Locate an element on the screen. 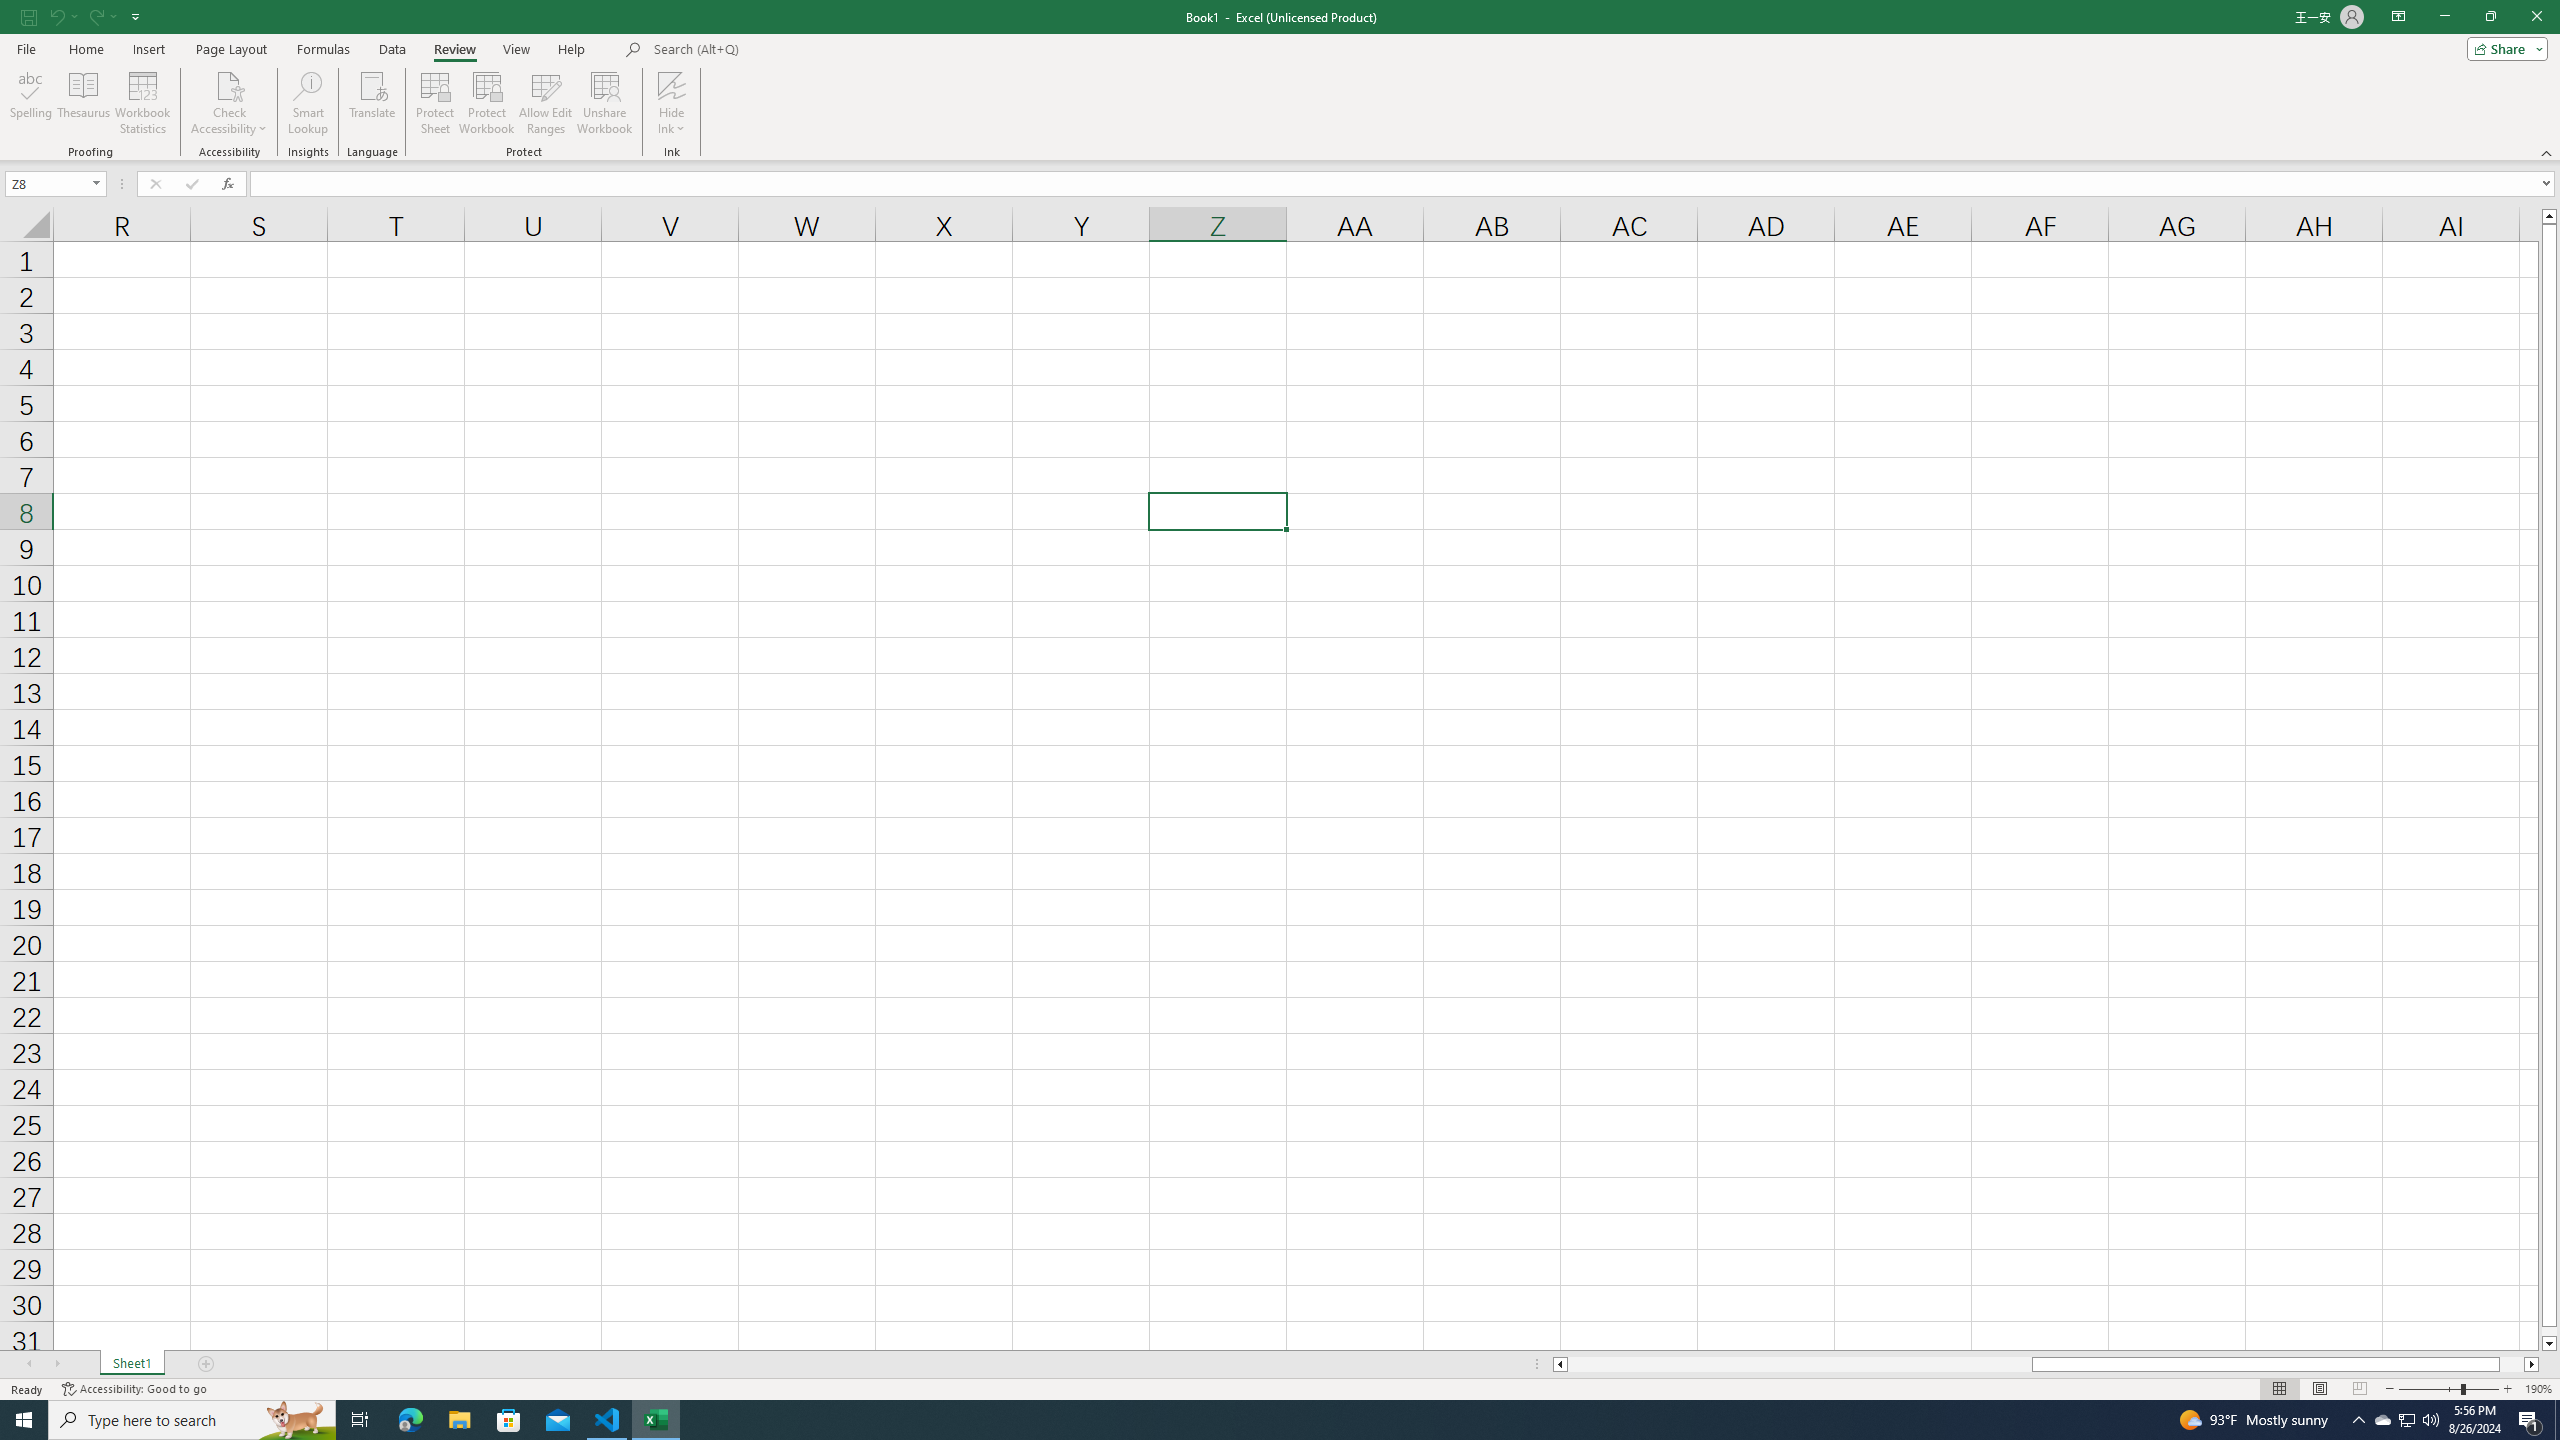 This screenshot has width=2560, height=1440. 'Spelling...' is located at coordinates (29, 103).